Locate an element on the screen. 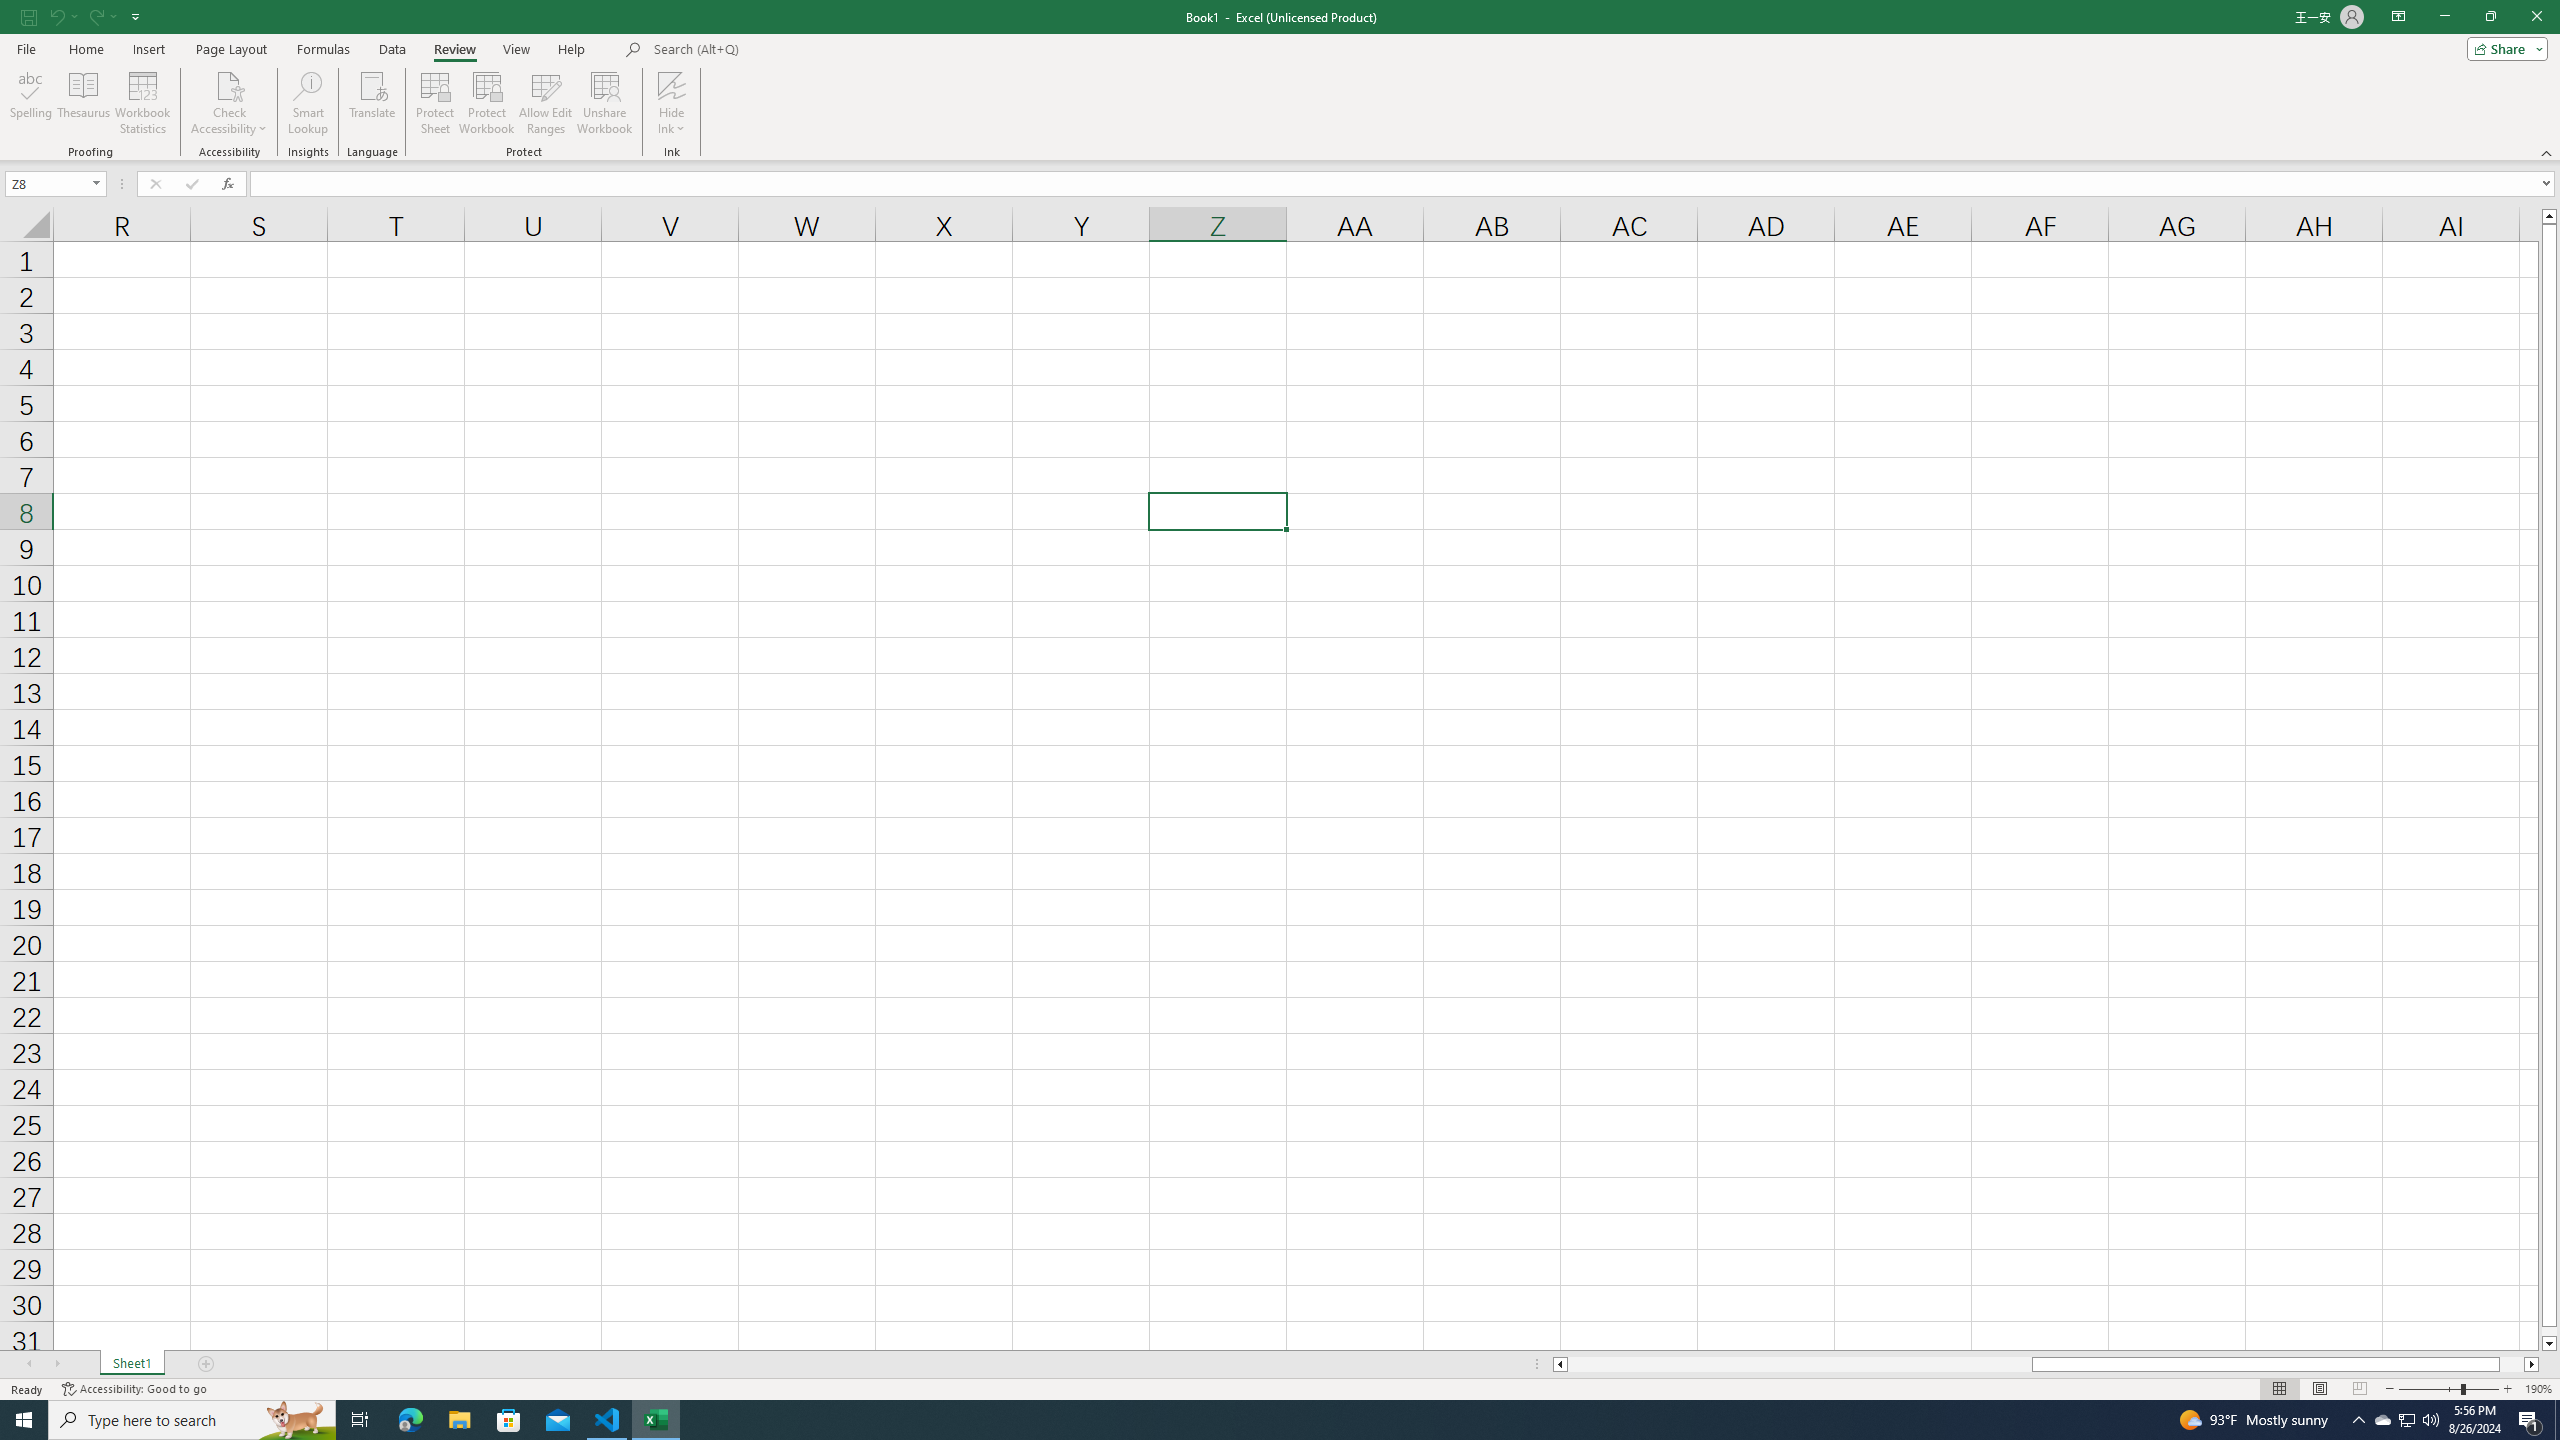 This screenshot has width=2560, height=1440. 'Spelling...' is located at coordinates (29, 103).